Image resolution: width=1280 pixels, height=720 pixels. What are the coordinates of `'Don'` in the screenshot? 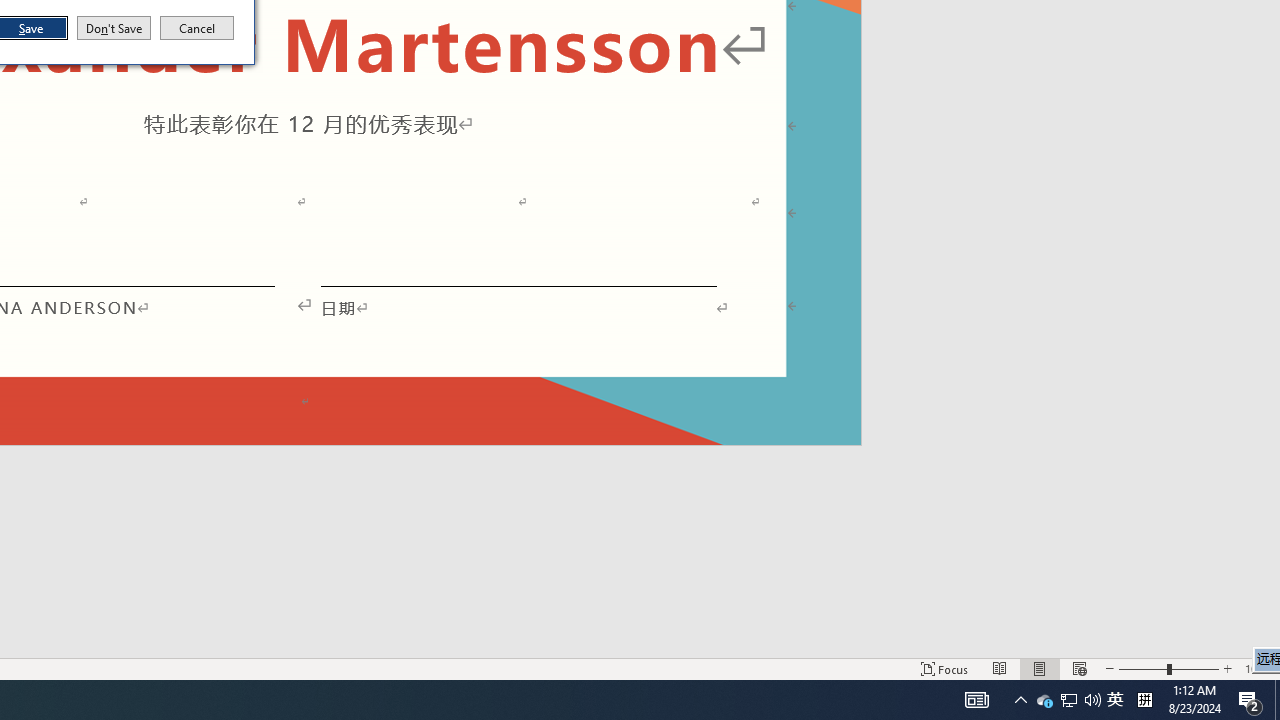 It's located at (112, 28).